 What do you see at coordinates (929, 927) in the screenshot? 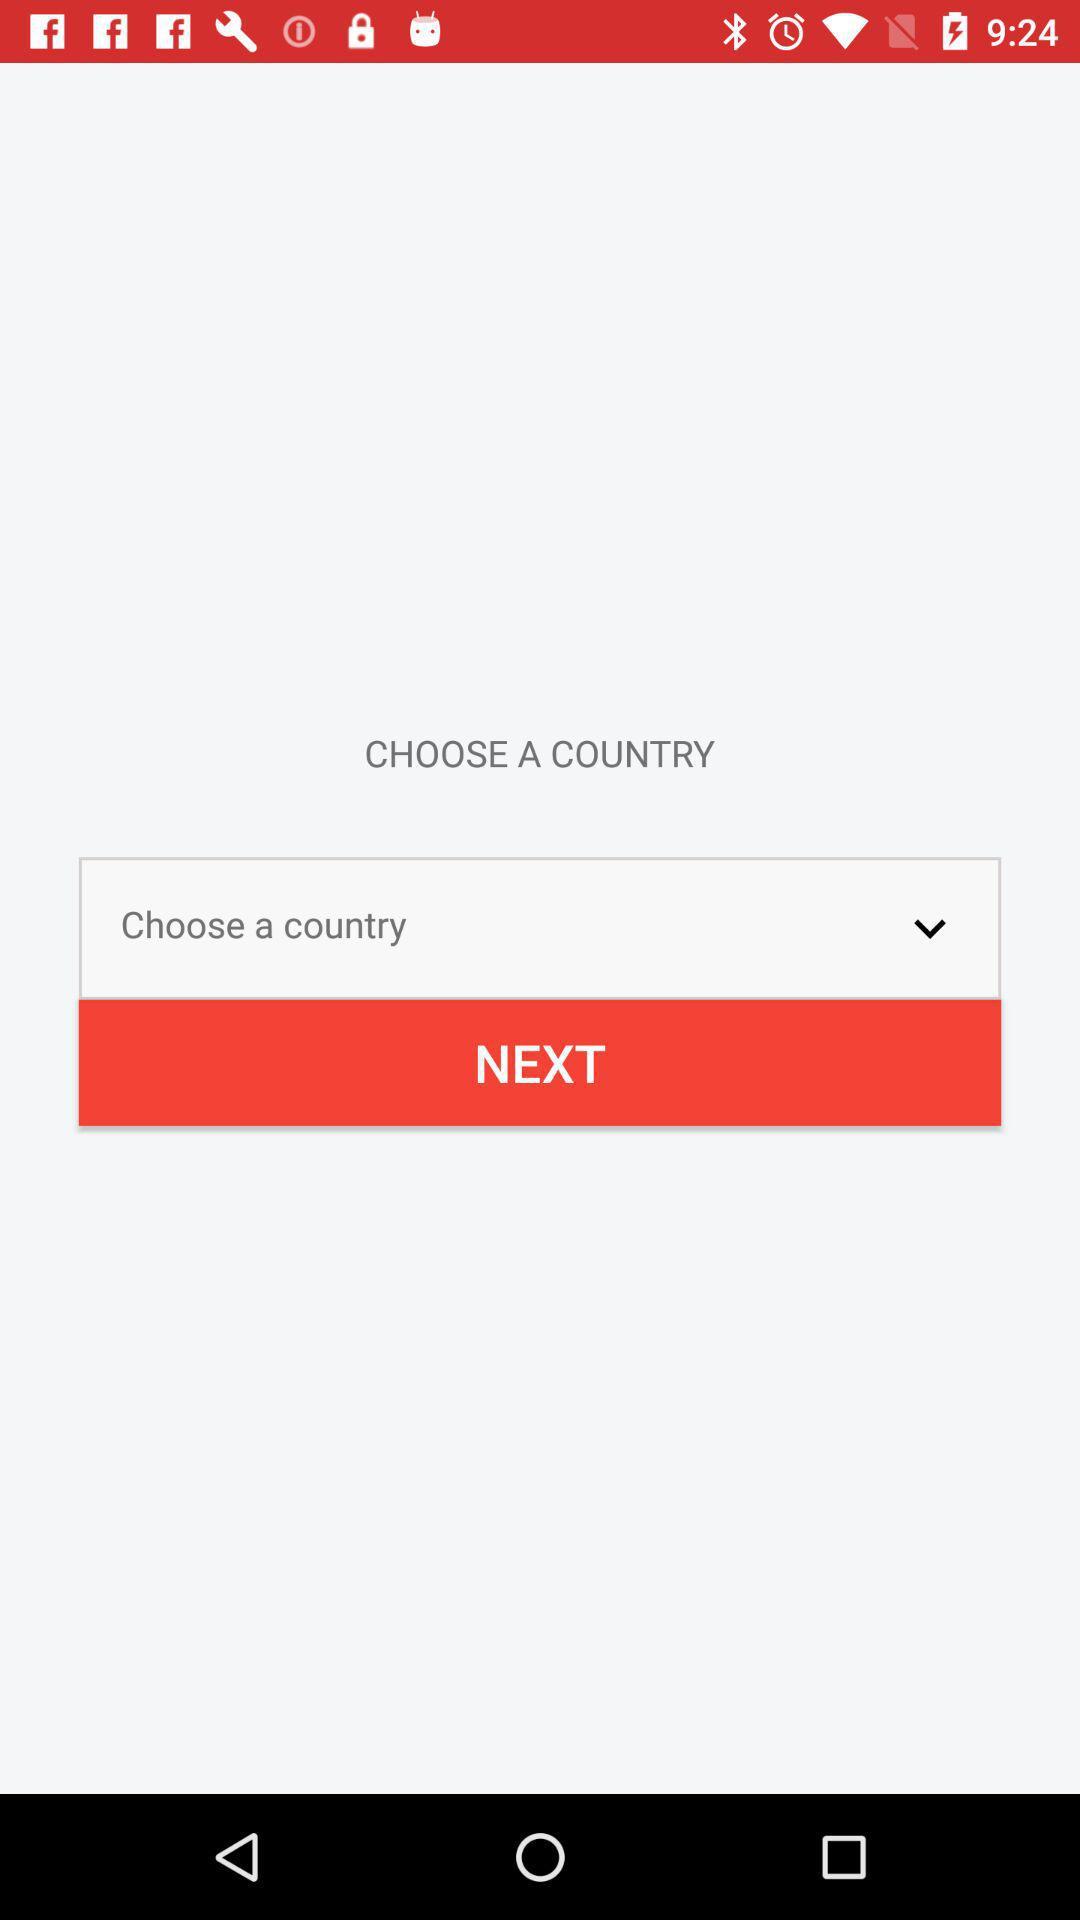
I see `icon to the right of the choose a country icon` at bounding box center [929, 927].